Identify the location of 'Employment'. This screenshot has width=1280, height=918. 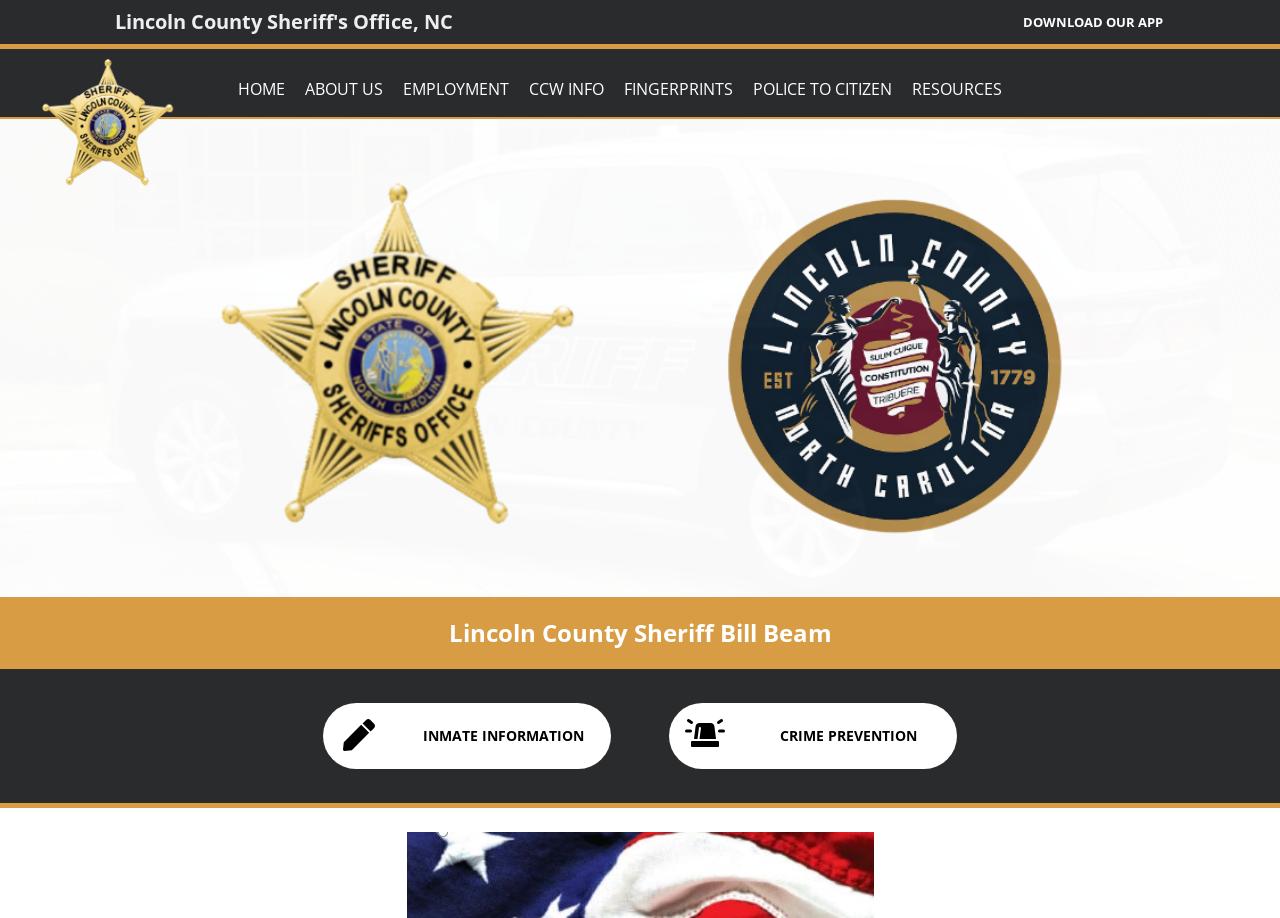
(454, 87).